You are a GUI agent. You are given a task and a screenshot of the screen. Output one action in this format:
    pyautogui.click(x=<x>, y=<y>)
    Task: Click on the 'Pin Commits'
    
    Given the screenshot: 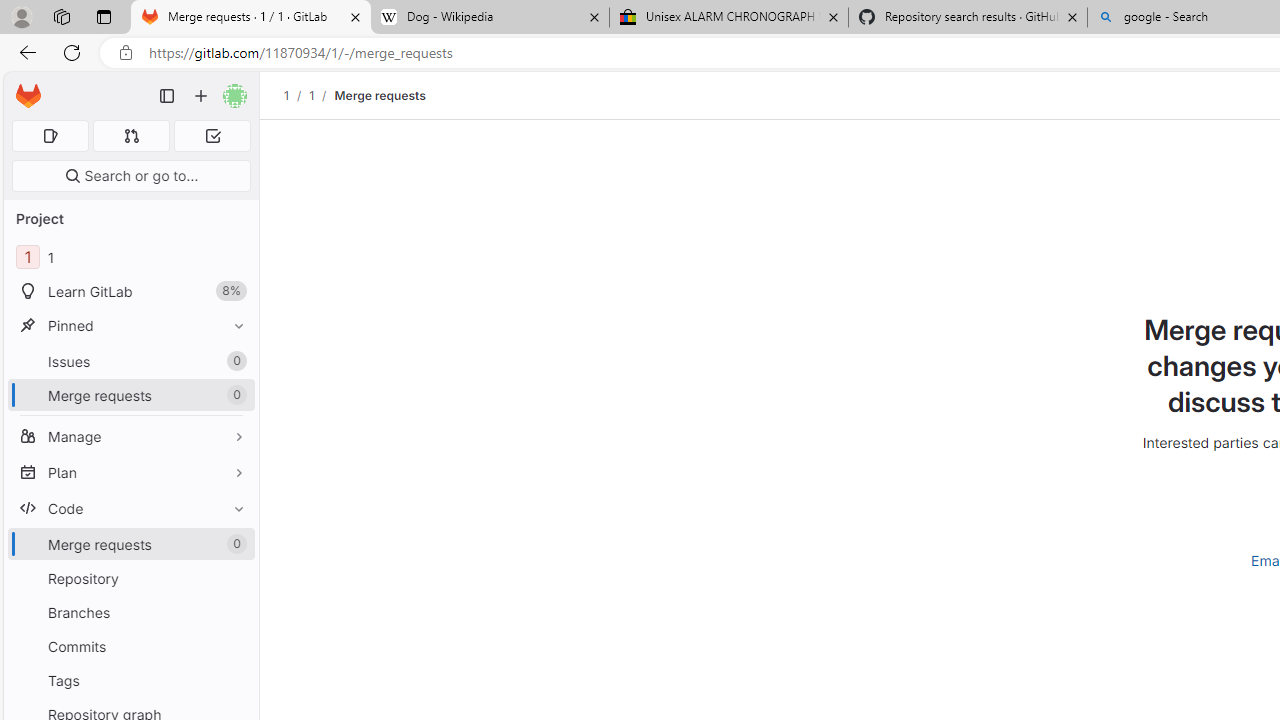 What is the action you would take?
    pyautogui.click(x=234, y=646)
    